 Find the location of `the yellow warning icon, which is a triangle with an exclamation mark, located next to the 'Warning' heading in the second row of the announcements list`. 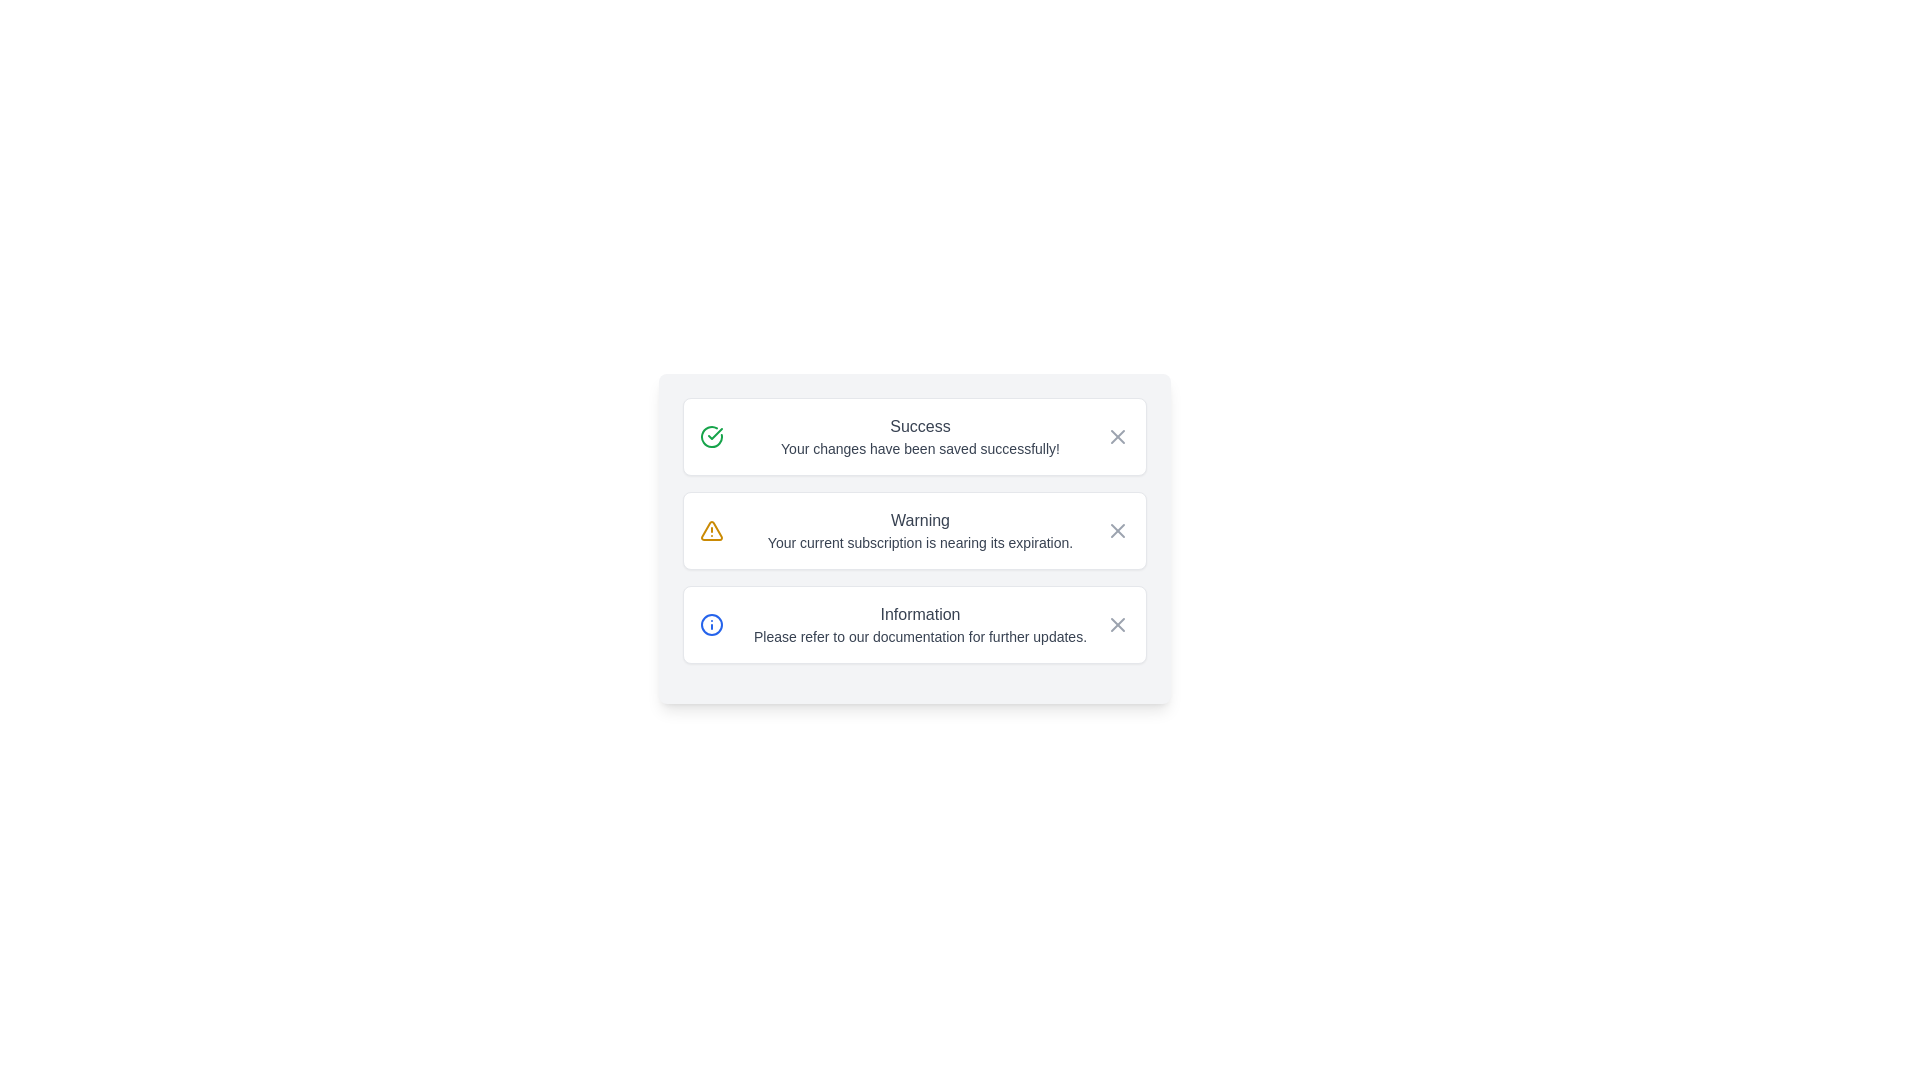

the yellow warning icon, which is a triangle with an exclamation mark, located next to the 'Warning' heading in the second row of the announcements list is located at coordinates (711, 530).